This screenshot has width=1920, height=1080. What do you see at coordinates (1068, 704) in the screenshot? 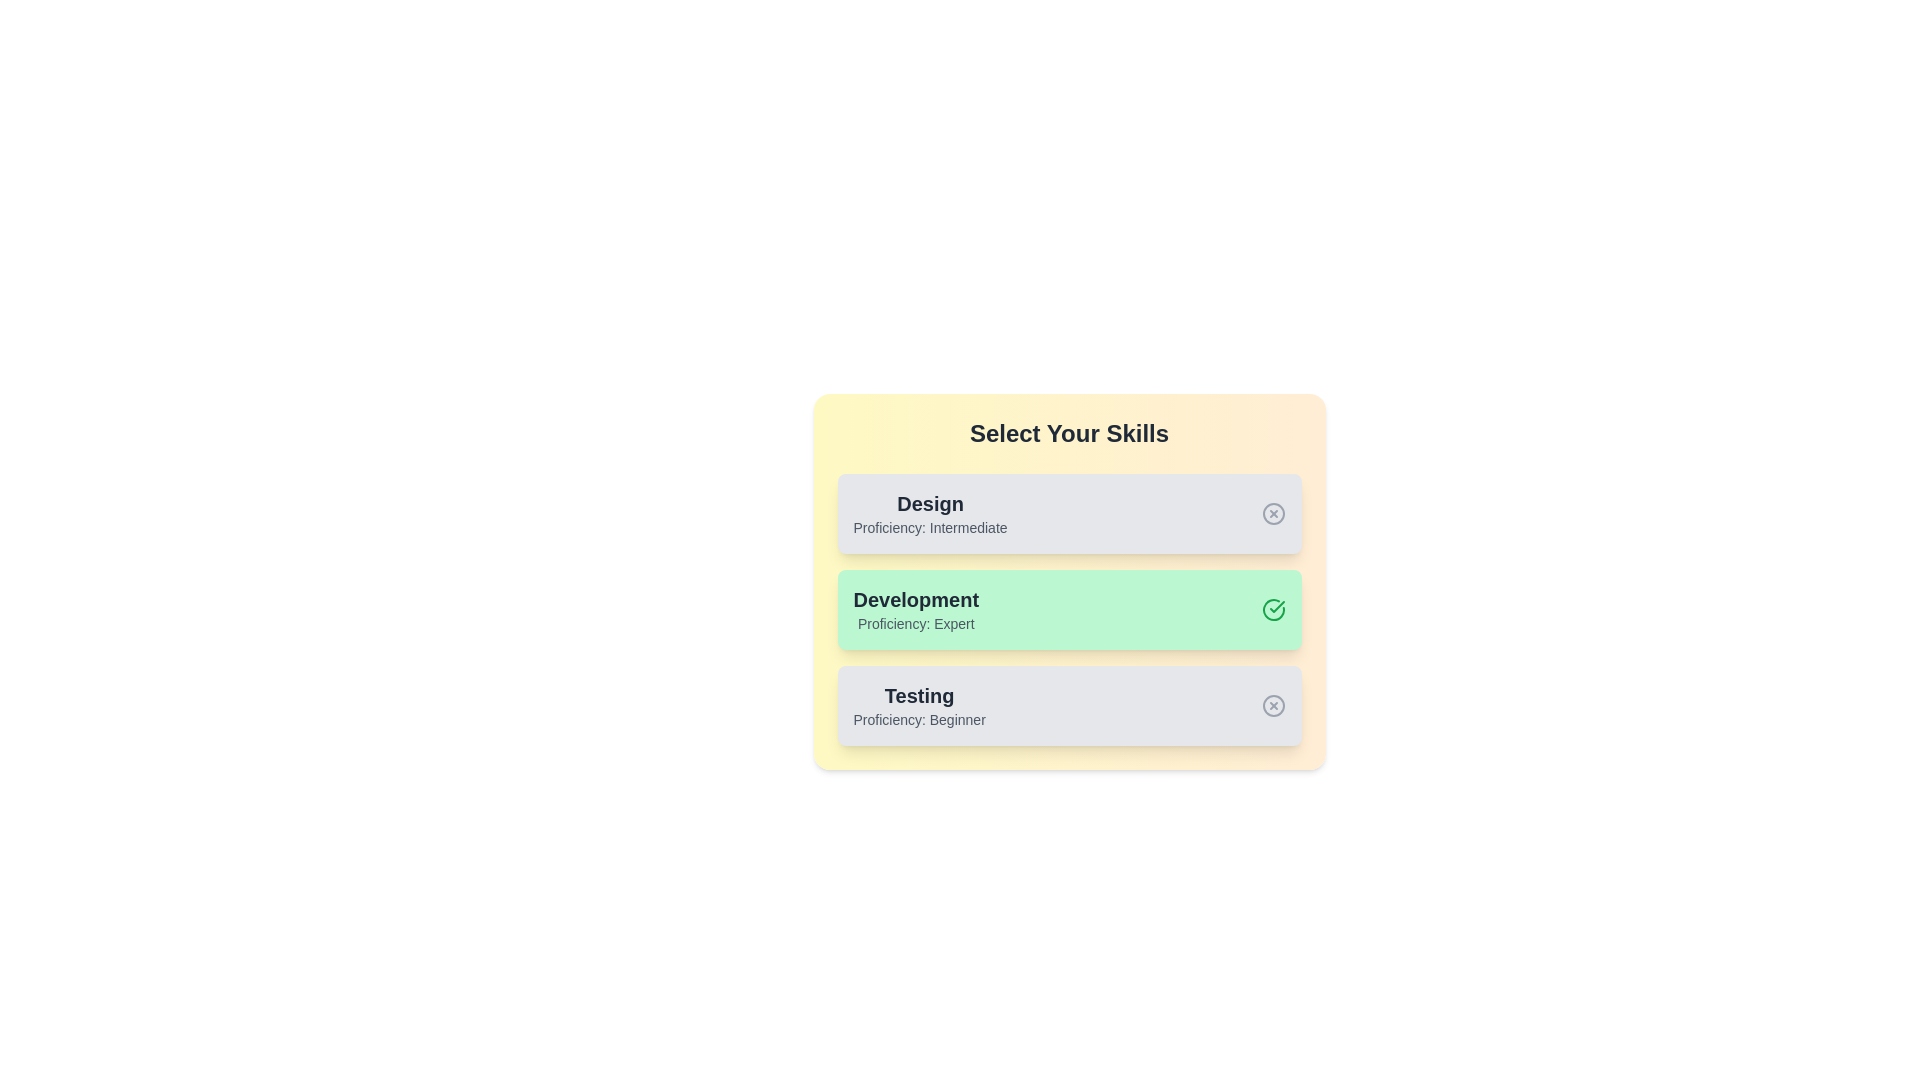
I see `the 'Testing' skill card to toggle its selection state` at bounding box center [1068, 704].